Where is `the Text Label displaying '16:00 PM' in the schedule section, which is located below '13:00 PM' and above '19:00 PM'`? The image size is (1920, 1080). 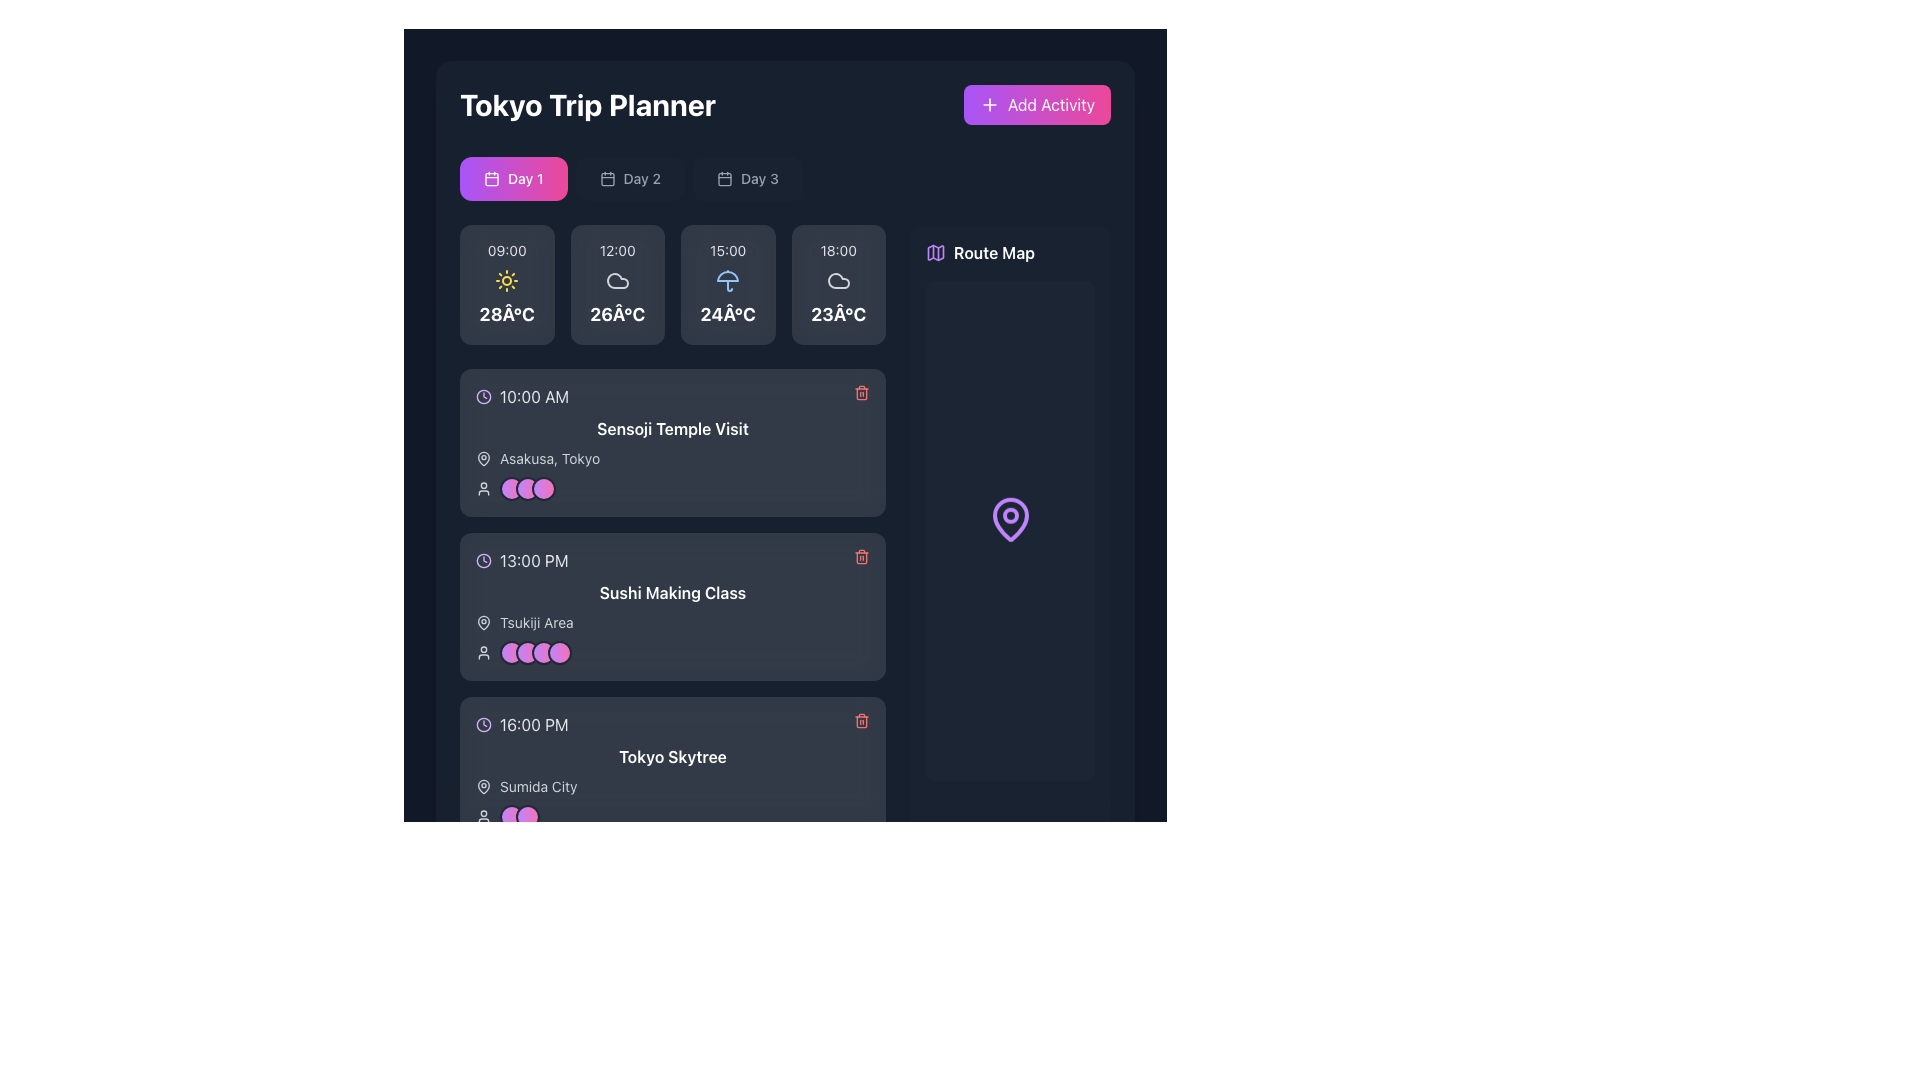
the Text Label displaying '16:00 PM' in the schedule section, which is located below '13:00 PM' and above '19:00 PM' is located at coordinates (534, 725).